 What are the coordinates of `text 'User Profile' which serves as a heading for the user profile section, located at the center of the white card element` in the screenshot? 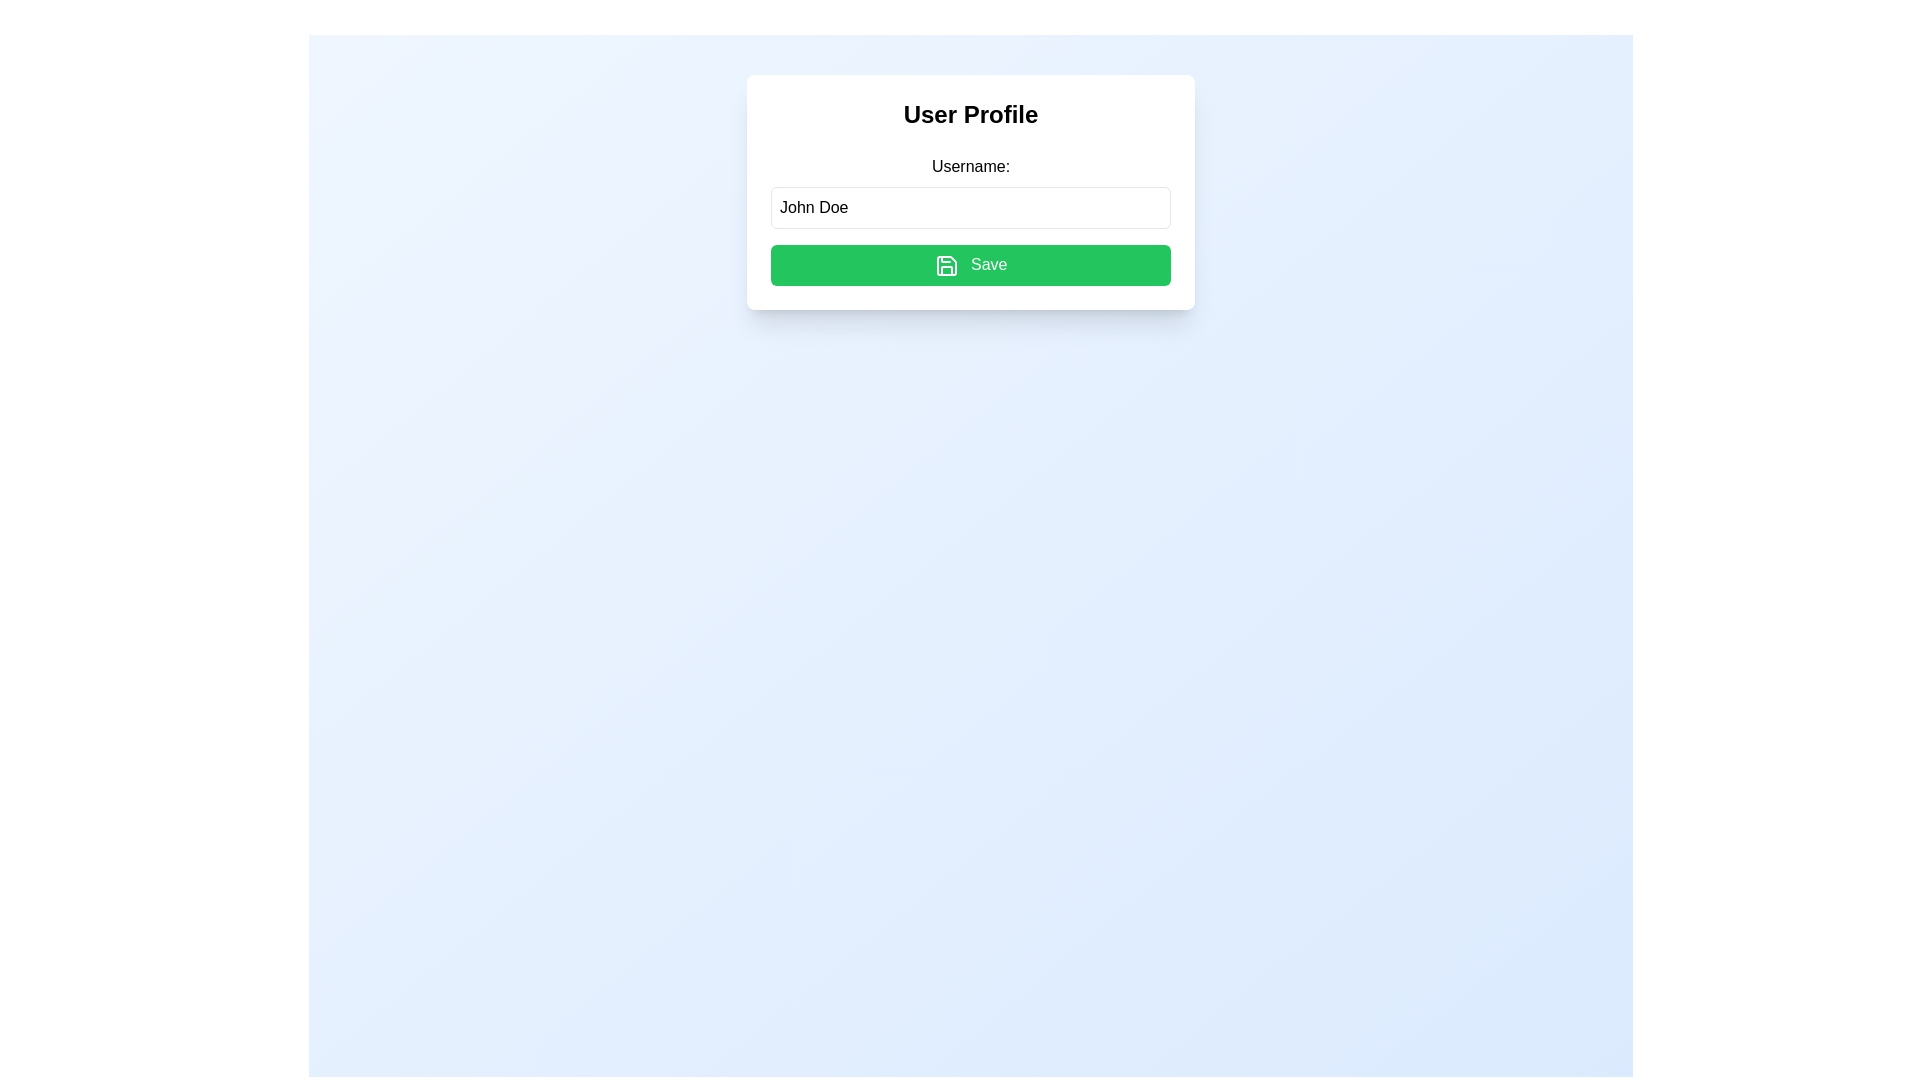 It's located at (970, 115).